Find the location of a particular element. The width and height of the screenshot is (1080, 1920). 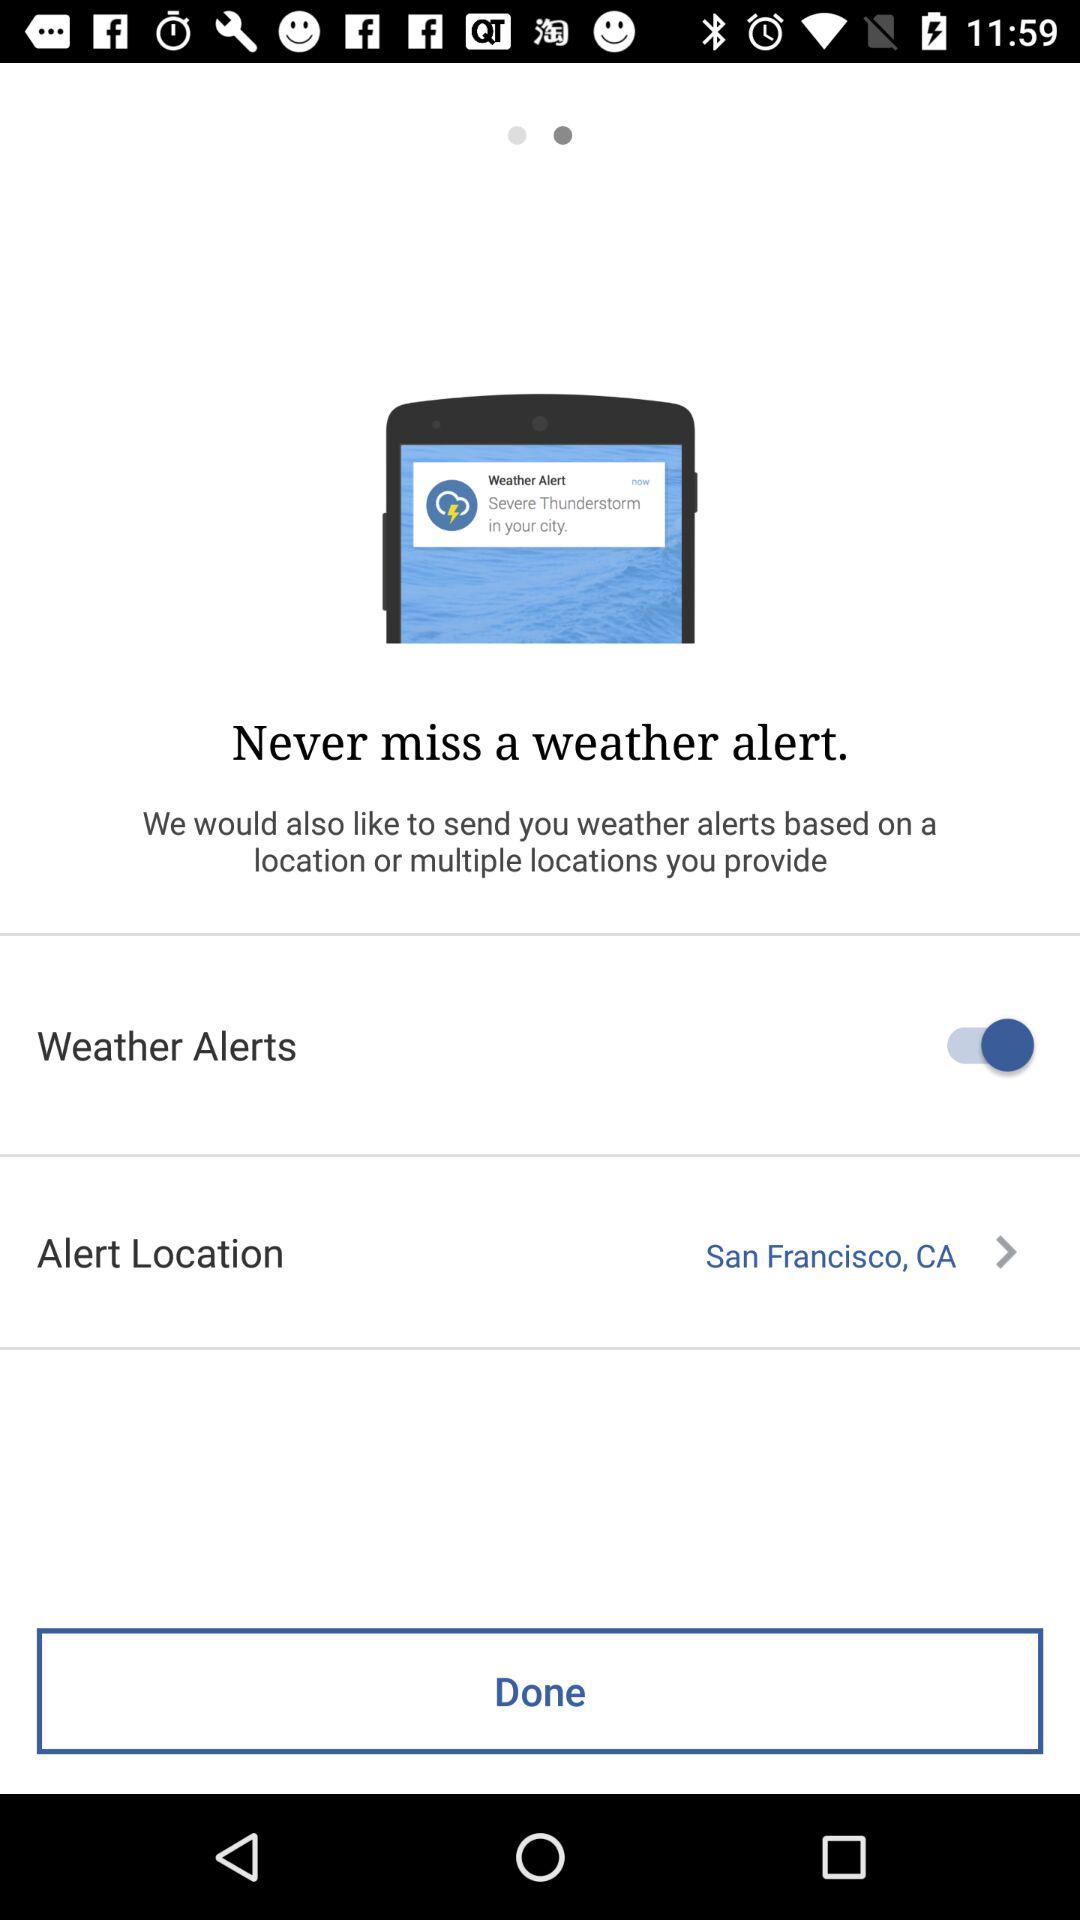

the san francisco, ca is located at coordinates (860, 1254).